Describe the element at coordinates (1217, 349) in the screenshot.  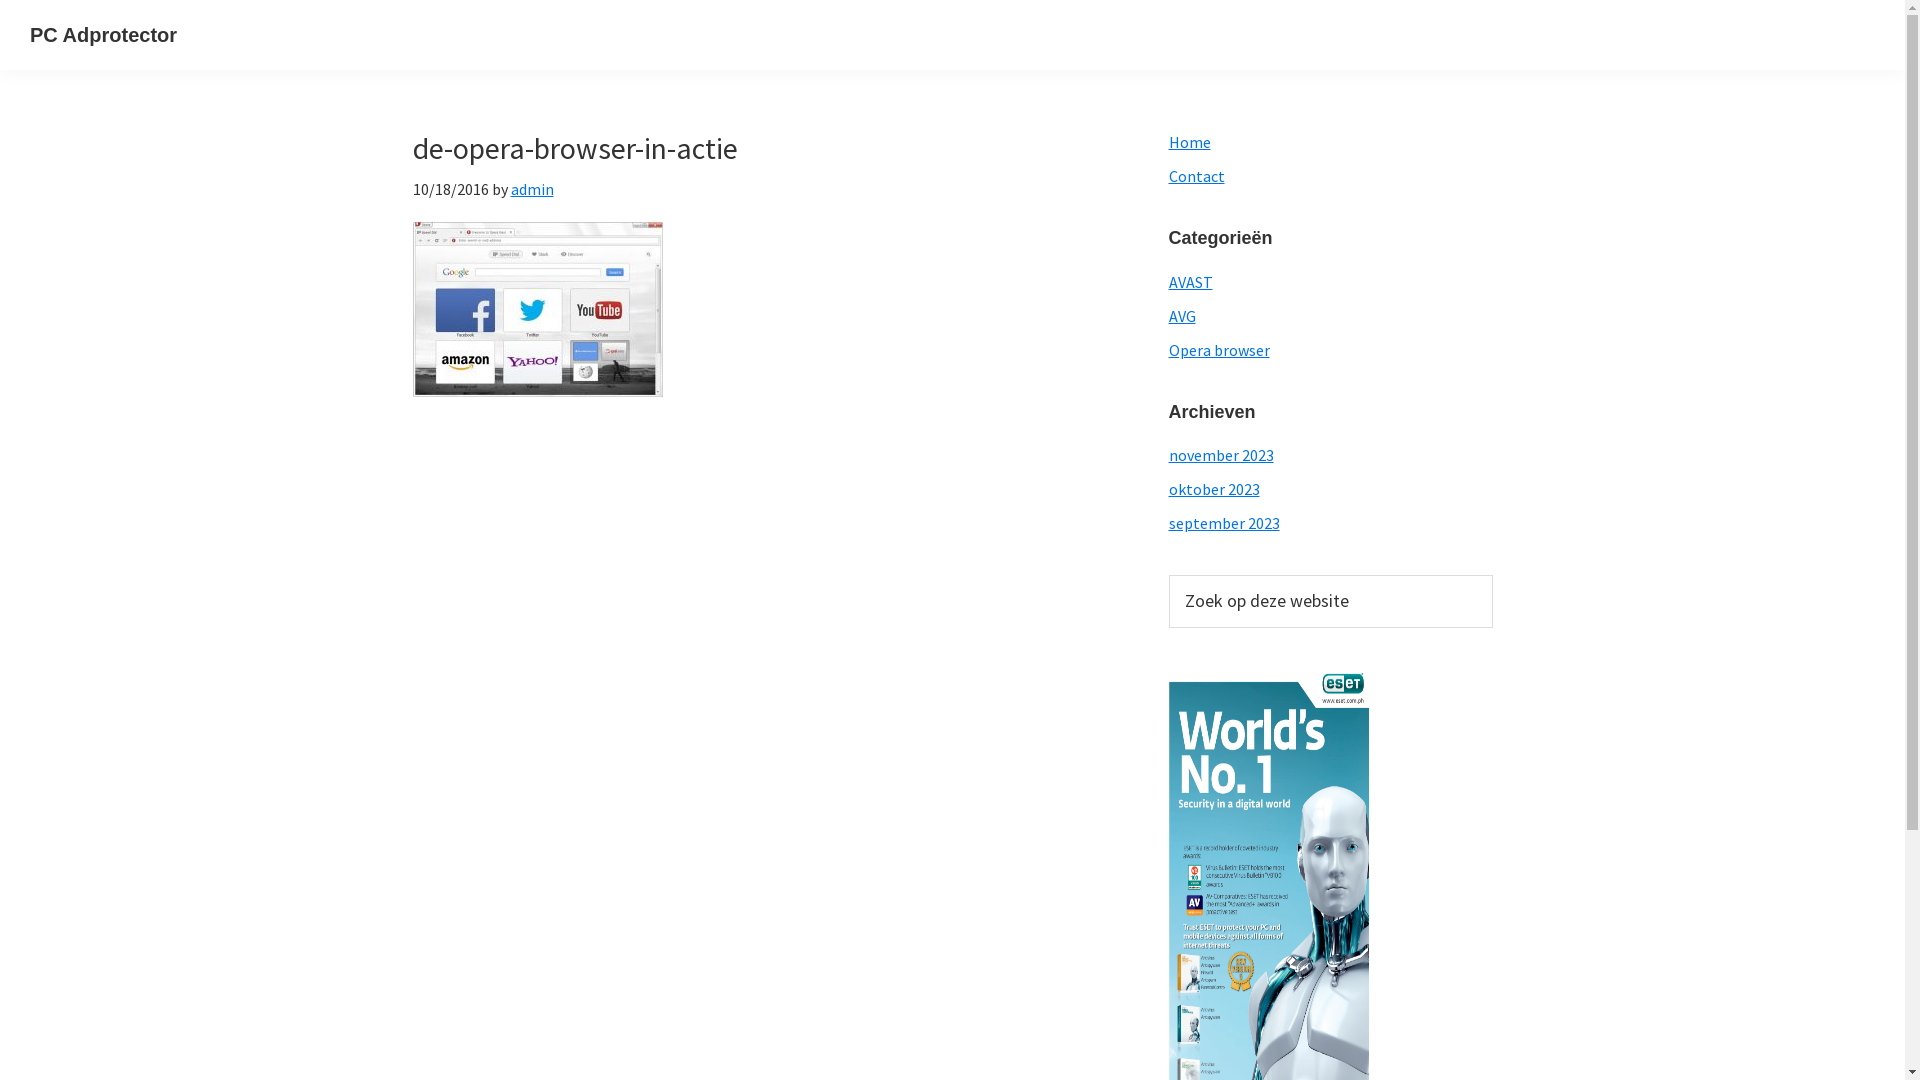
I see `'Opera browser'` at that location.